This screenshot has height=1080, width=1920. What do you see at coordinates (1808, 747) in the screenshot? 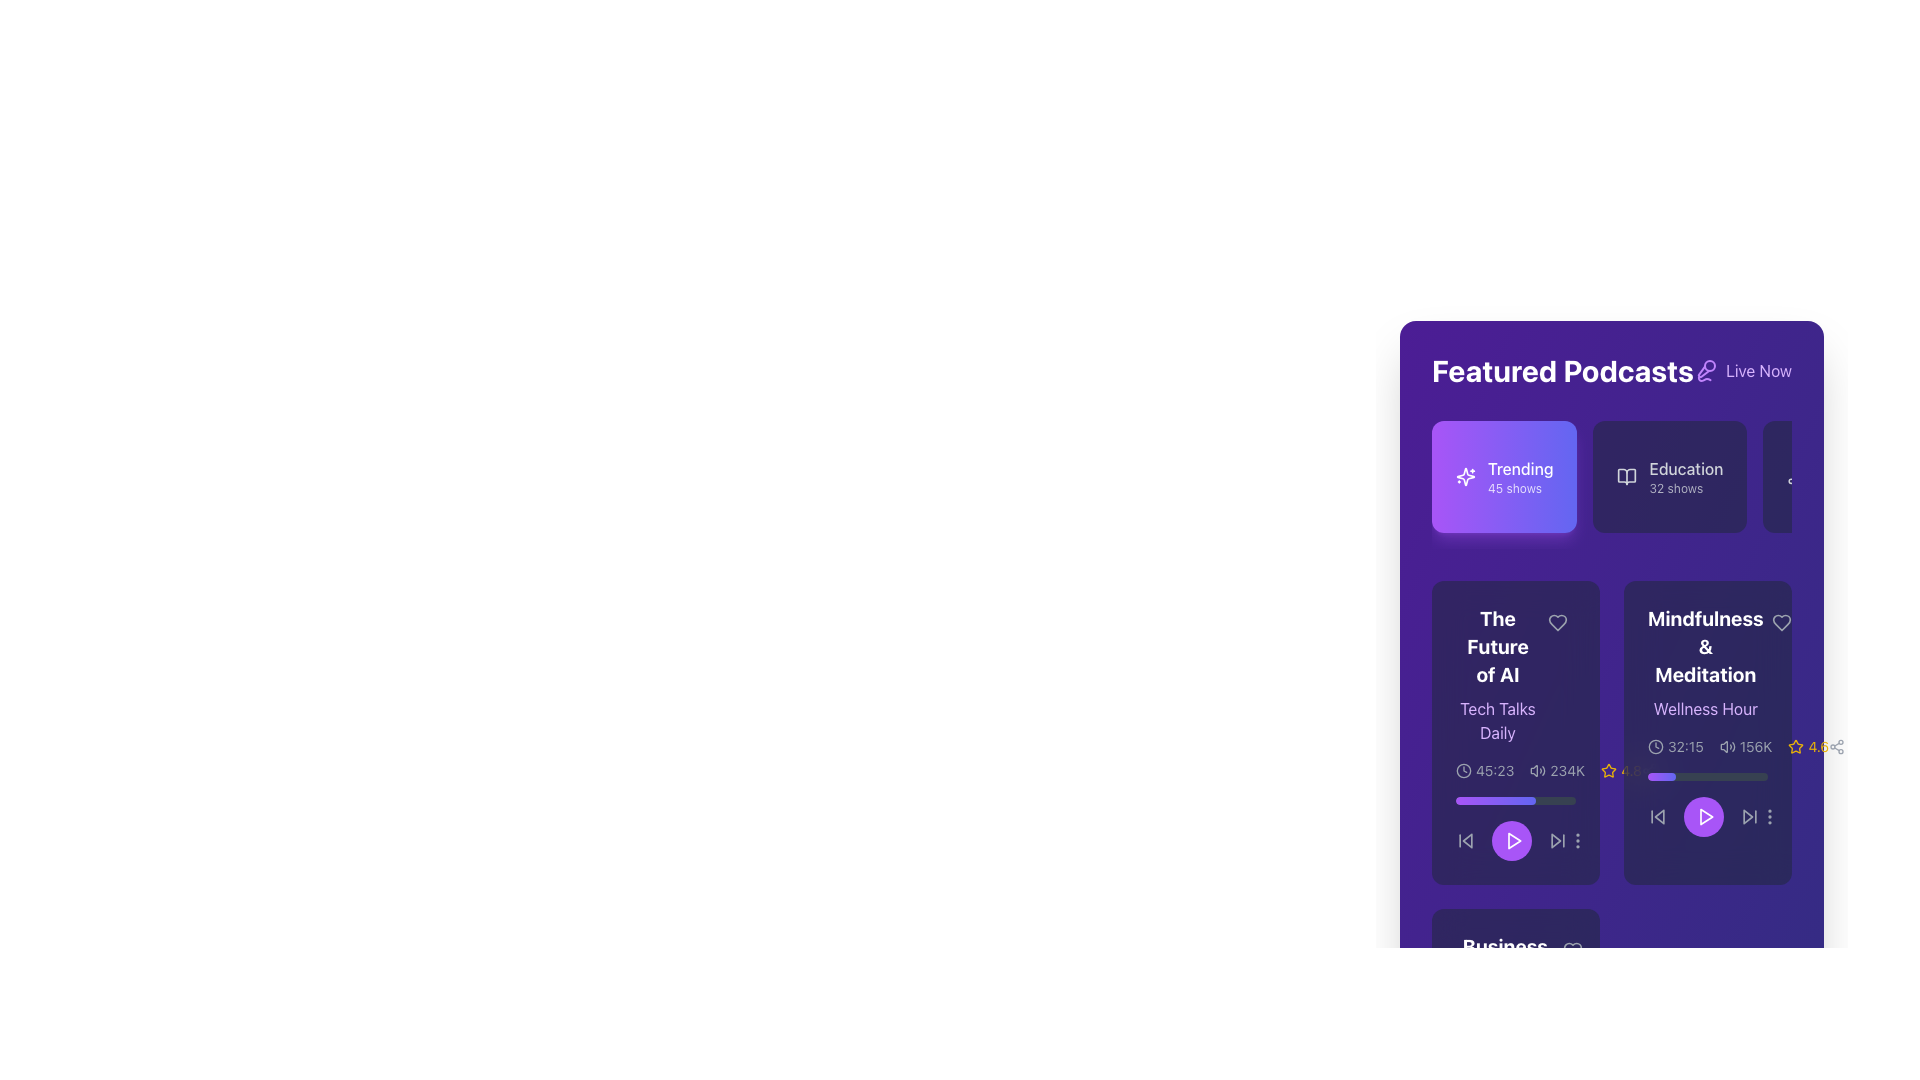
I see `the Rating display, which shows the star icon and score for the podcast` at bounding box center [1808, 747].